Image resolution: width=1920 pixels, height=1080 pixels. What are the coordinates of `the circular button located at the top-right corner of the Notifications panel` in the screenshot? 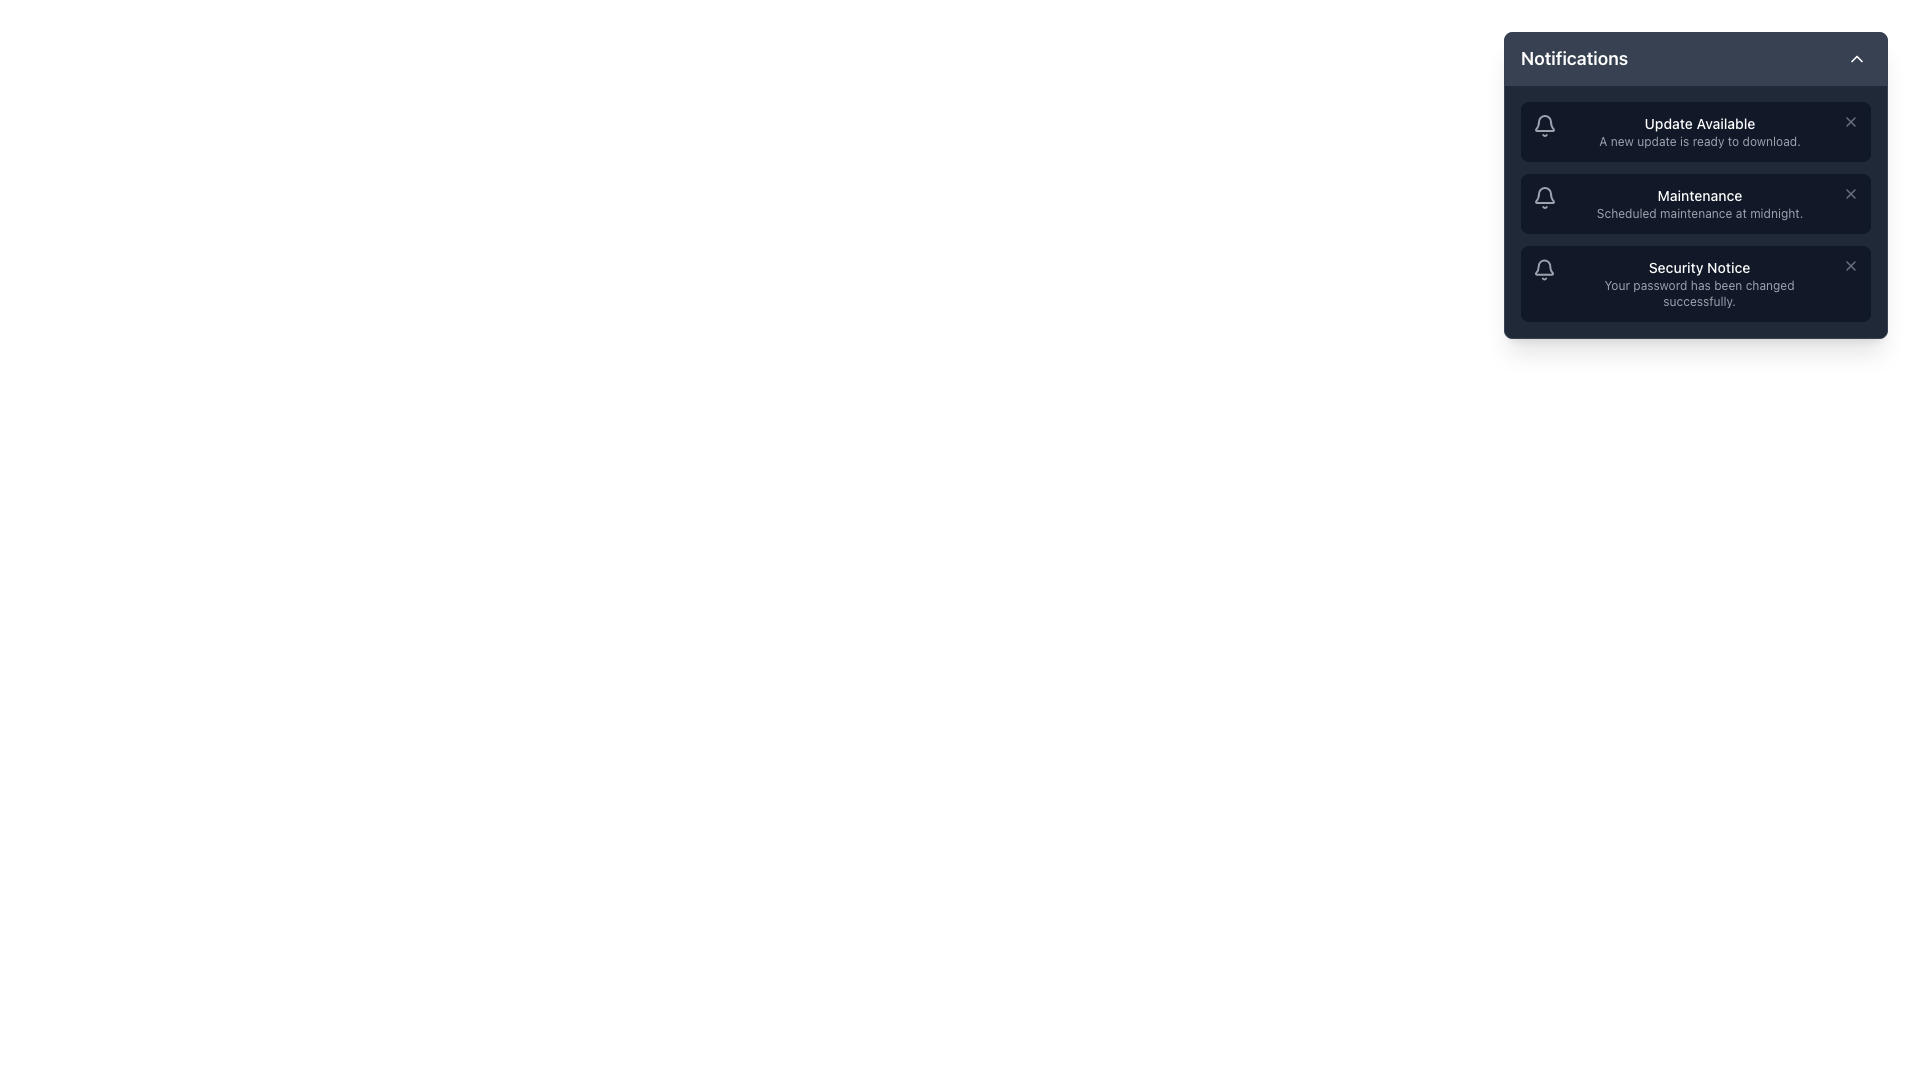 It's located at (1856, 57).